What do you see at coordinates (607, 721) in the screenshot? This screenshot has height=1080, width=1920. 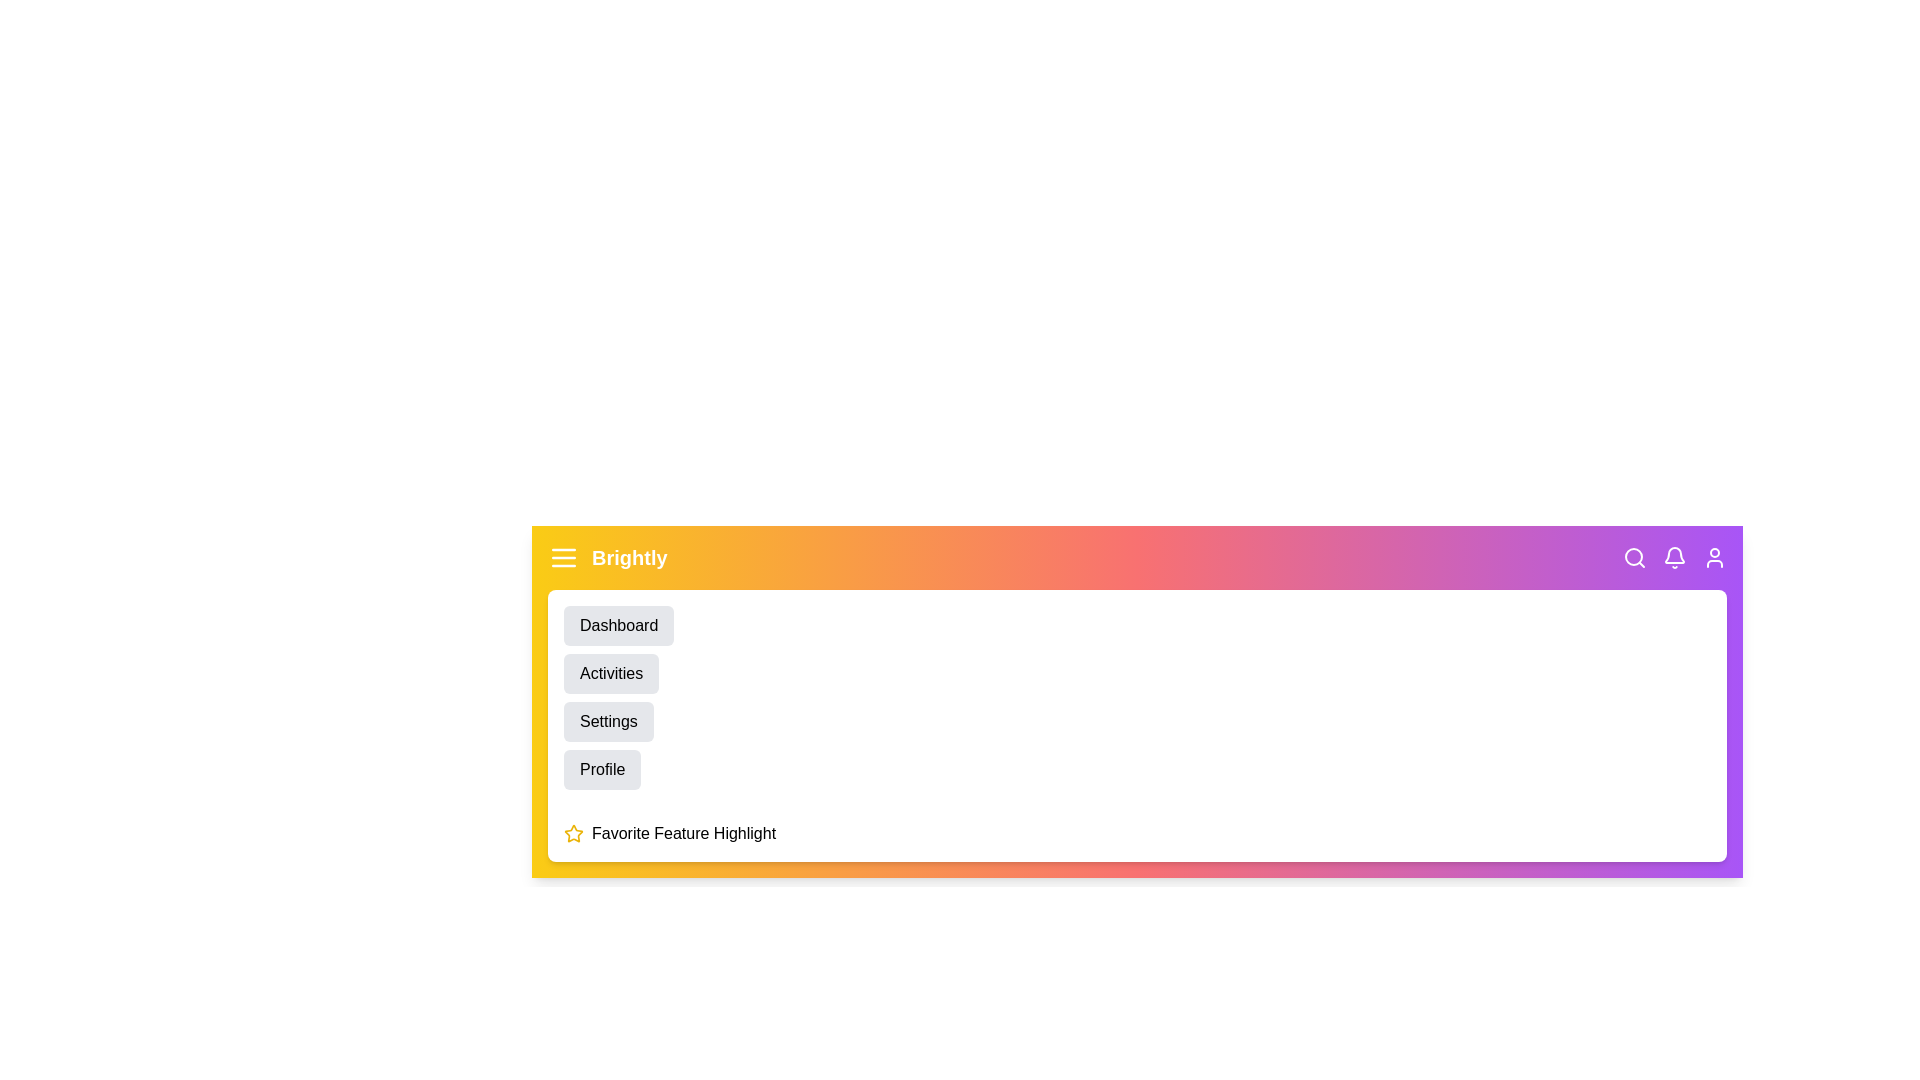 I see `the 'Settings' menu item in the menu` at bounding box center [607, 721].